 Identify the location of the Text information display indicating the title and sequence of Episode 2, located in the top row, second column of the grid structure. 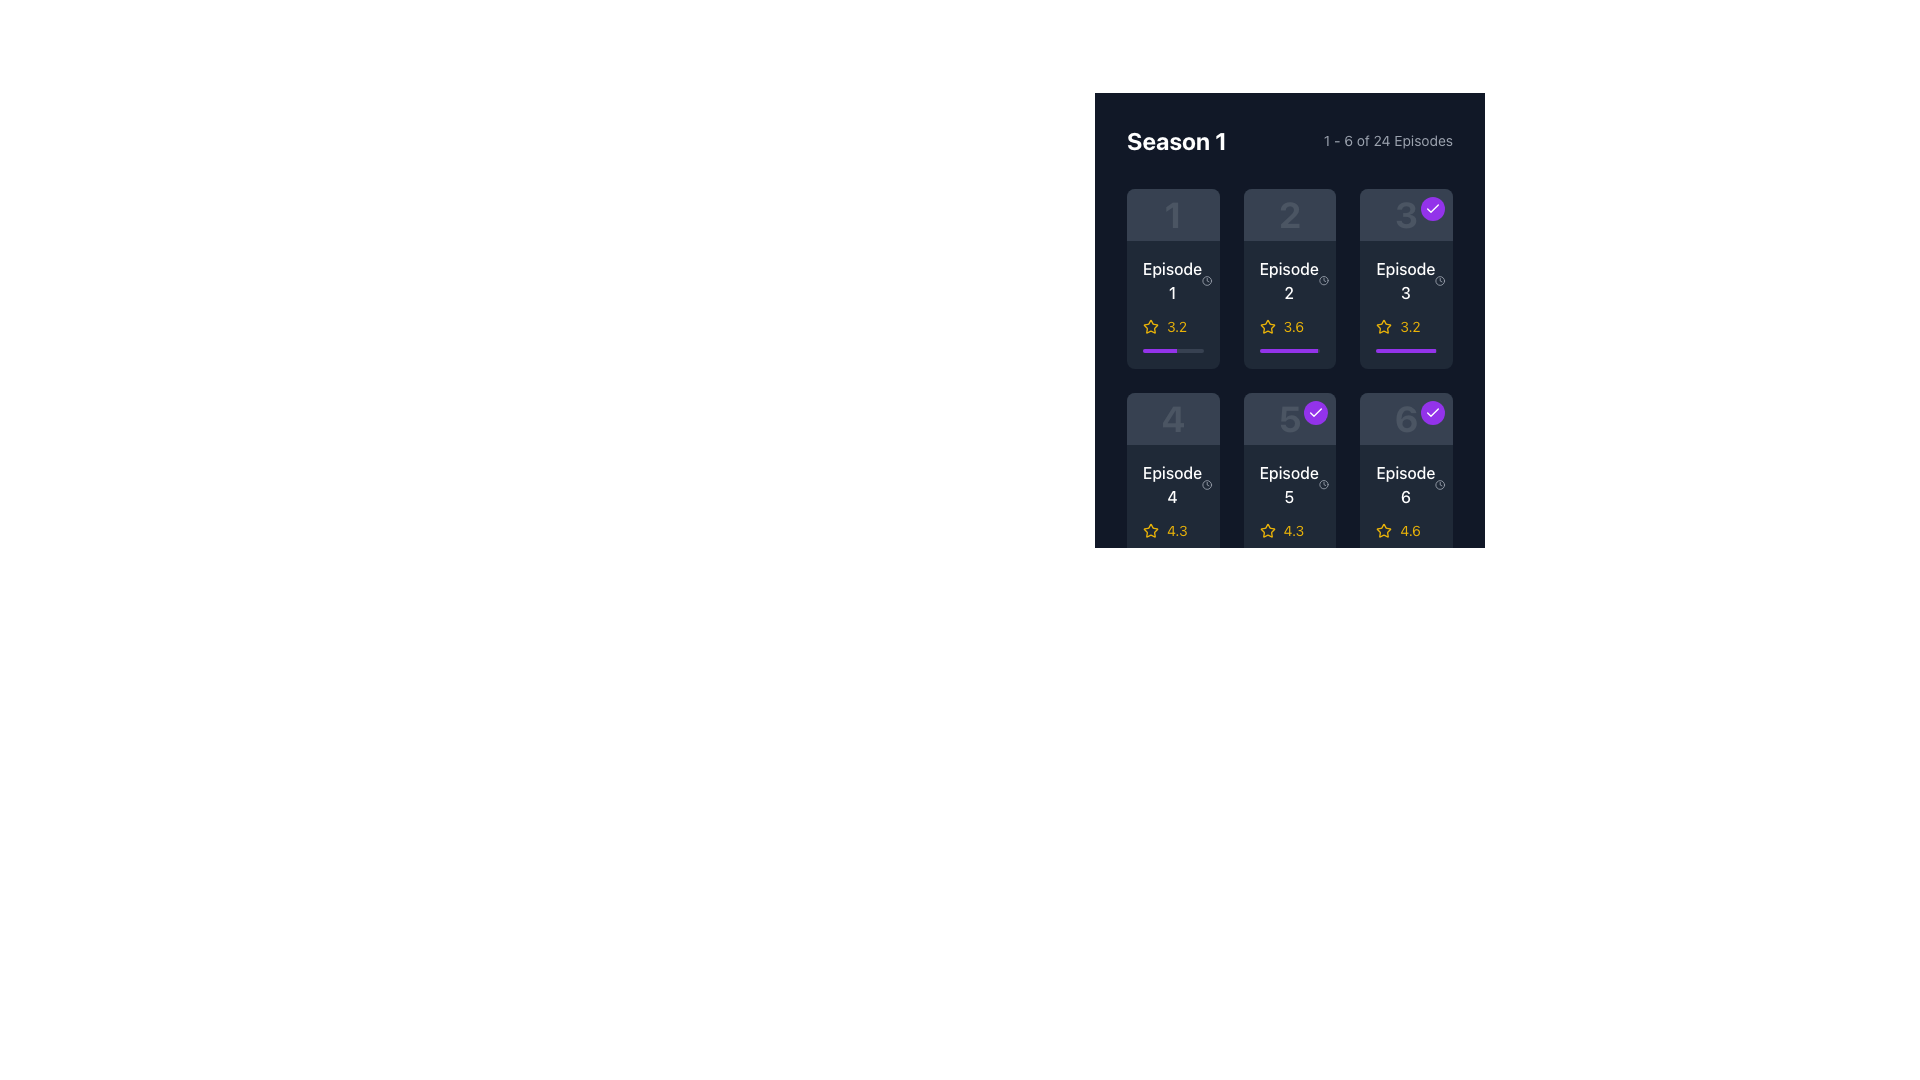
(1290, 281).